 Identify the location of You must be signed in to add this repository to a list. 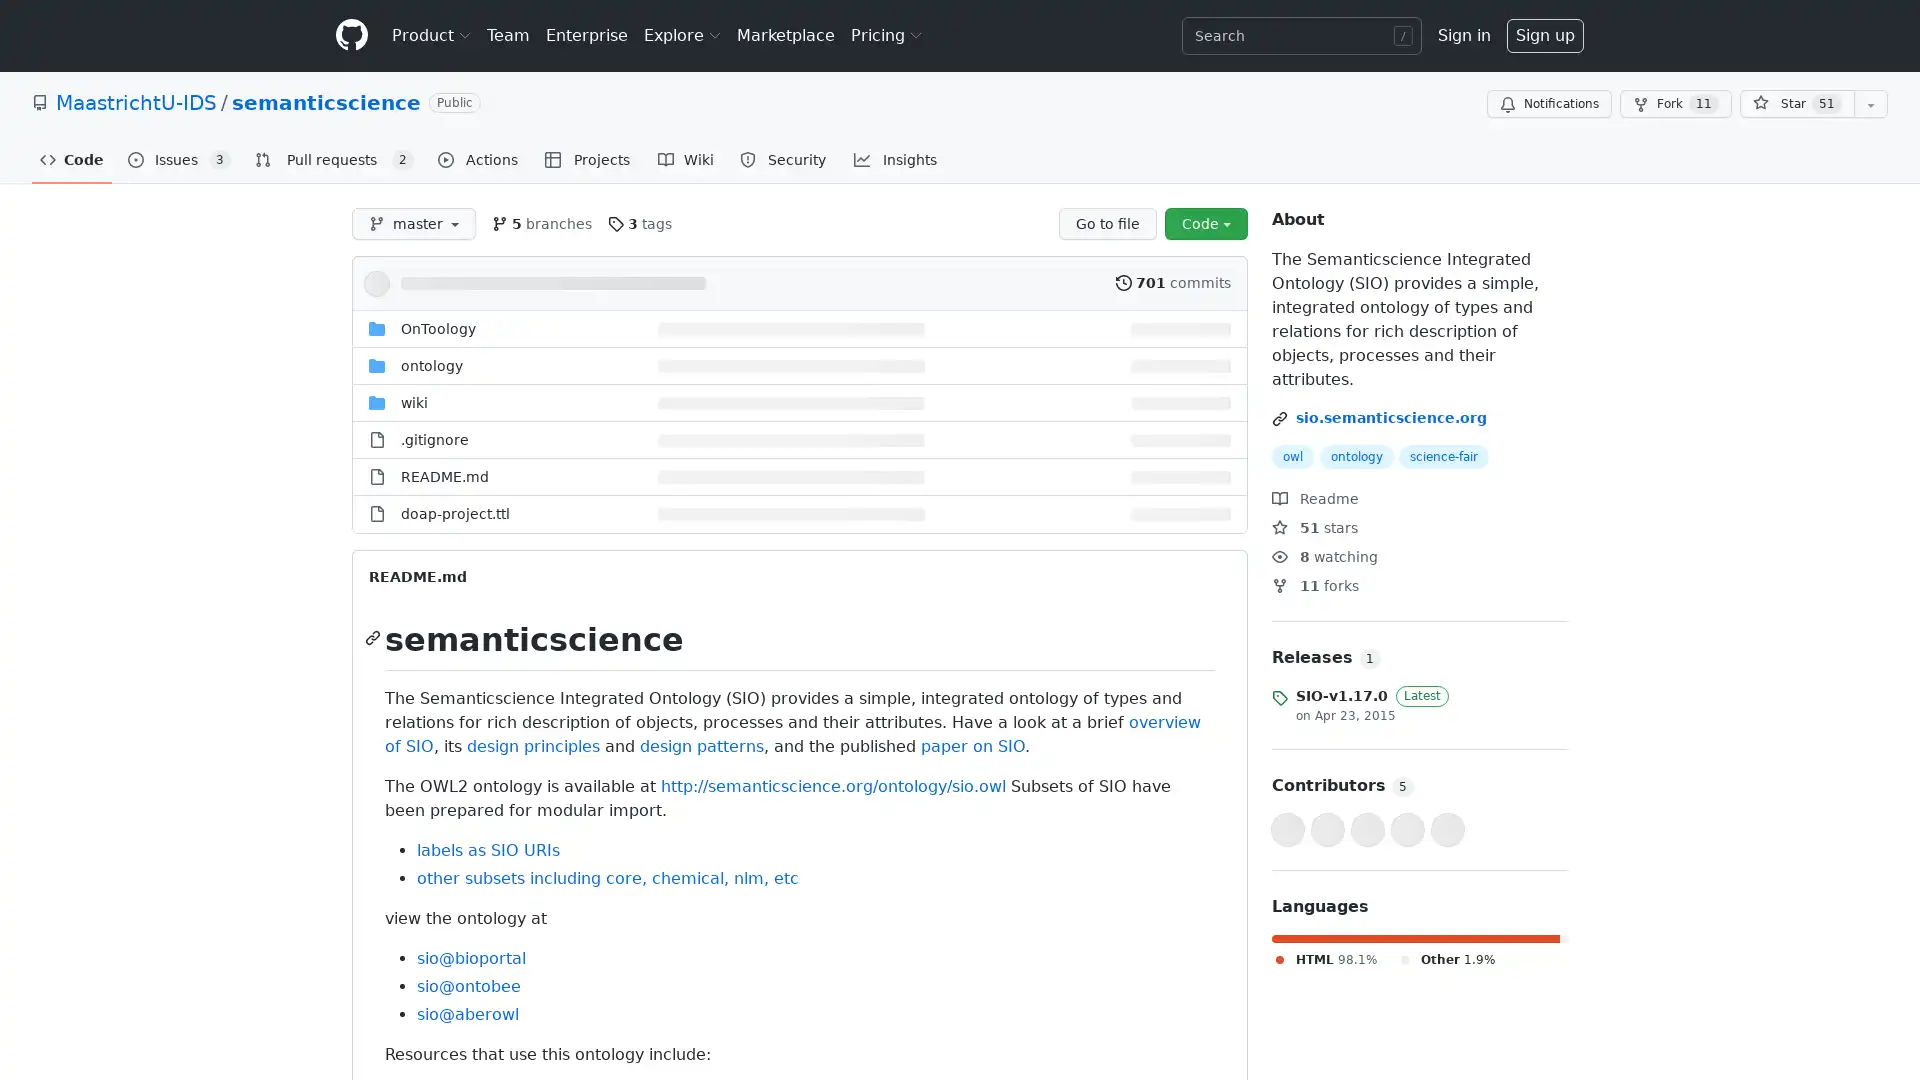
(1870, 104).